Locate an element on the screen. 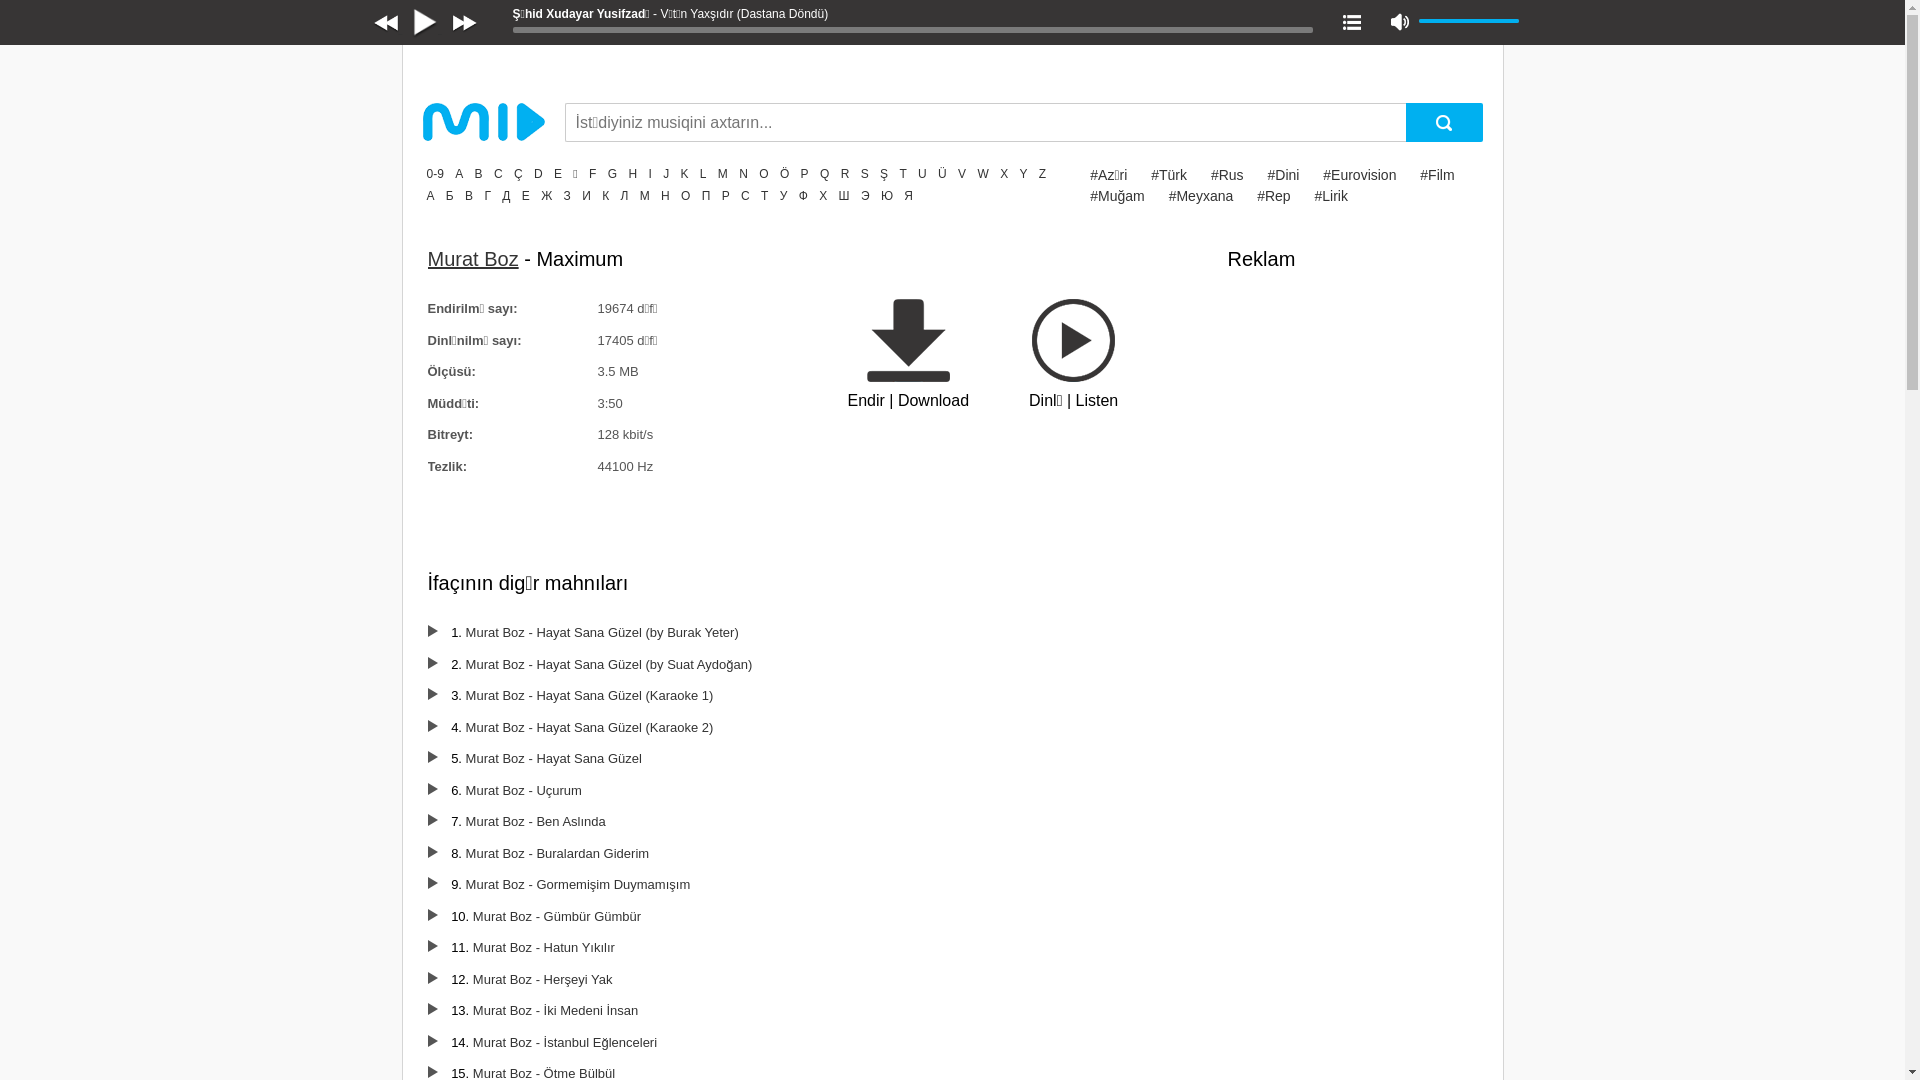 The width and height of the screenshot is (1920, 1080). '#Meyxana' is located at coordinates (1200, 196).